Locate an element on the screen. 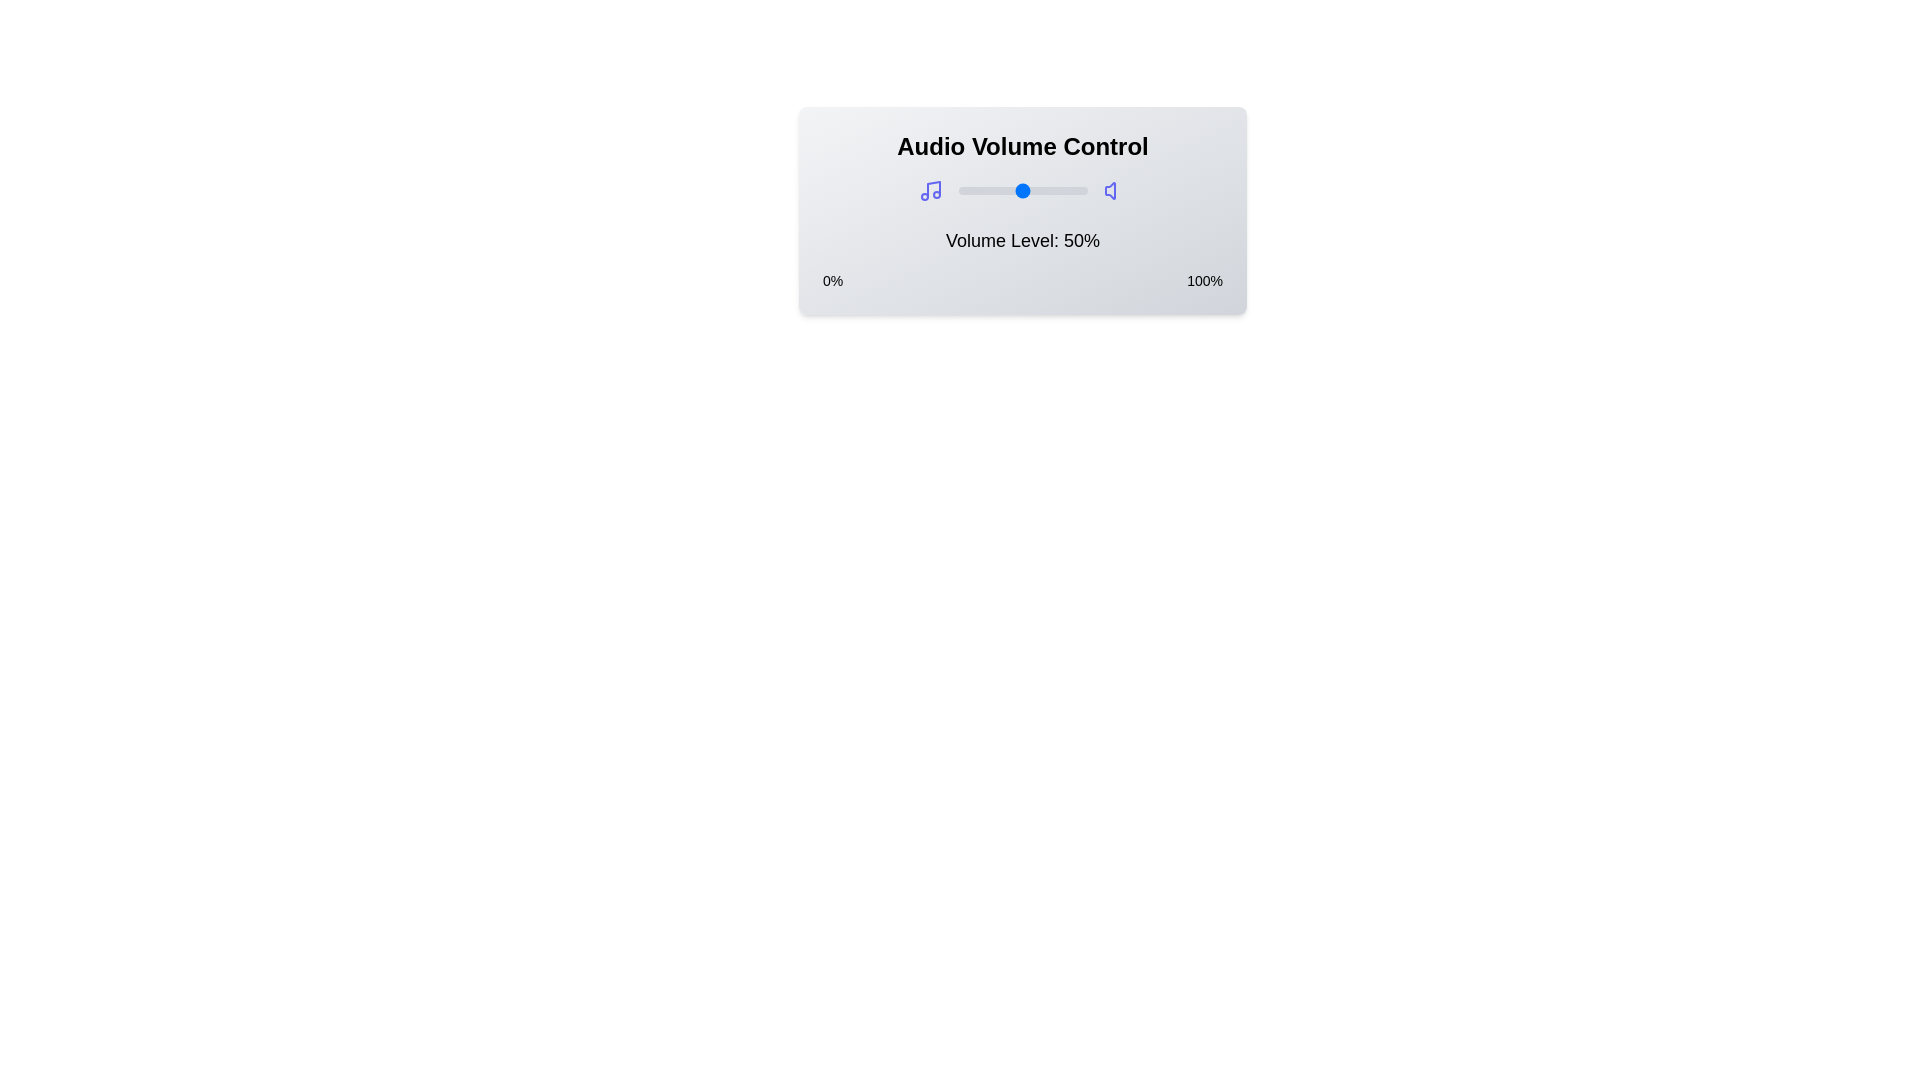 Image resolution: width=1920 pixels, height=1080 pixels. the volume to 70% by dragging the slider is located at coordinates (1047, 191).